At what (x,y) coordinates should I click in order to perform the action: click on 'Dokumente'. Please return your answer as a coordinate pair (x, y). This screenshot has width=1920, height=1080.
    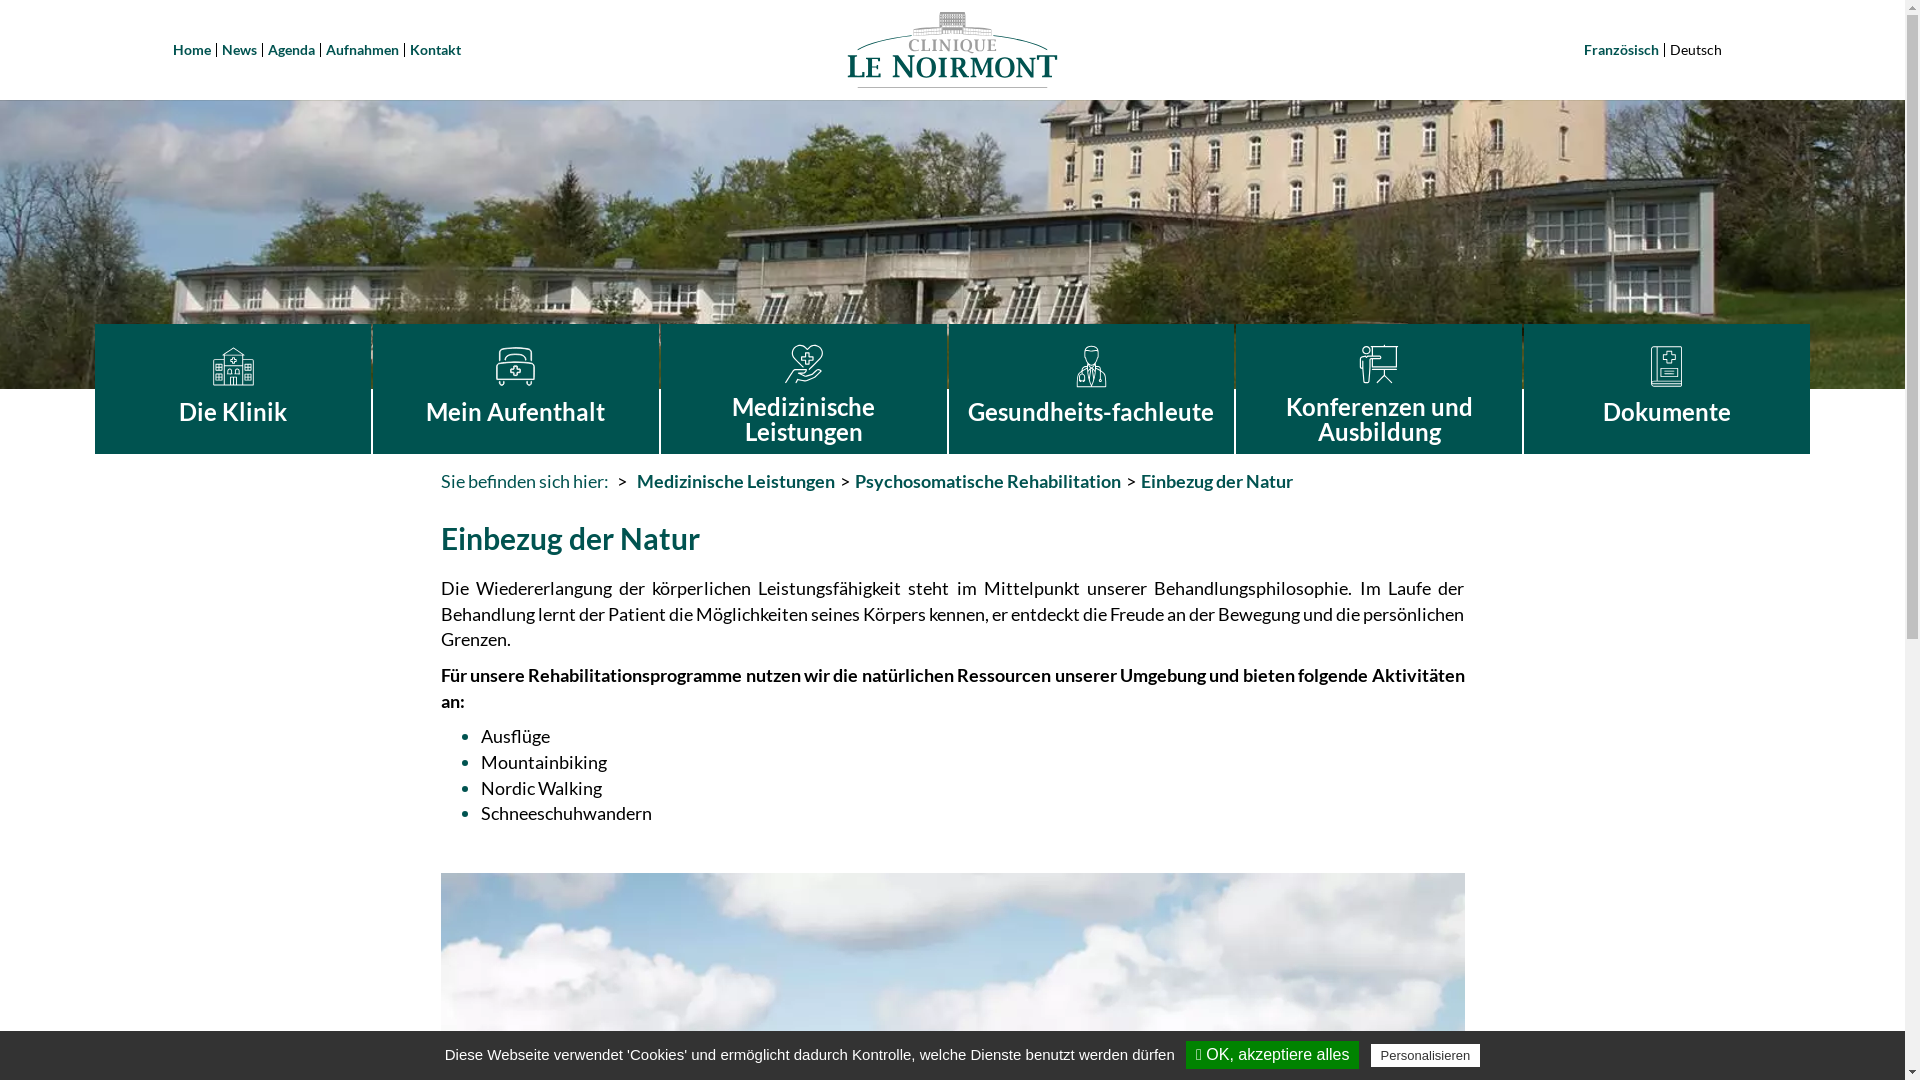
    Looking at the image, I should click on (1666, 389).